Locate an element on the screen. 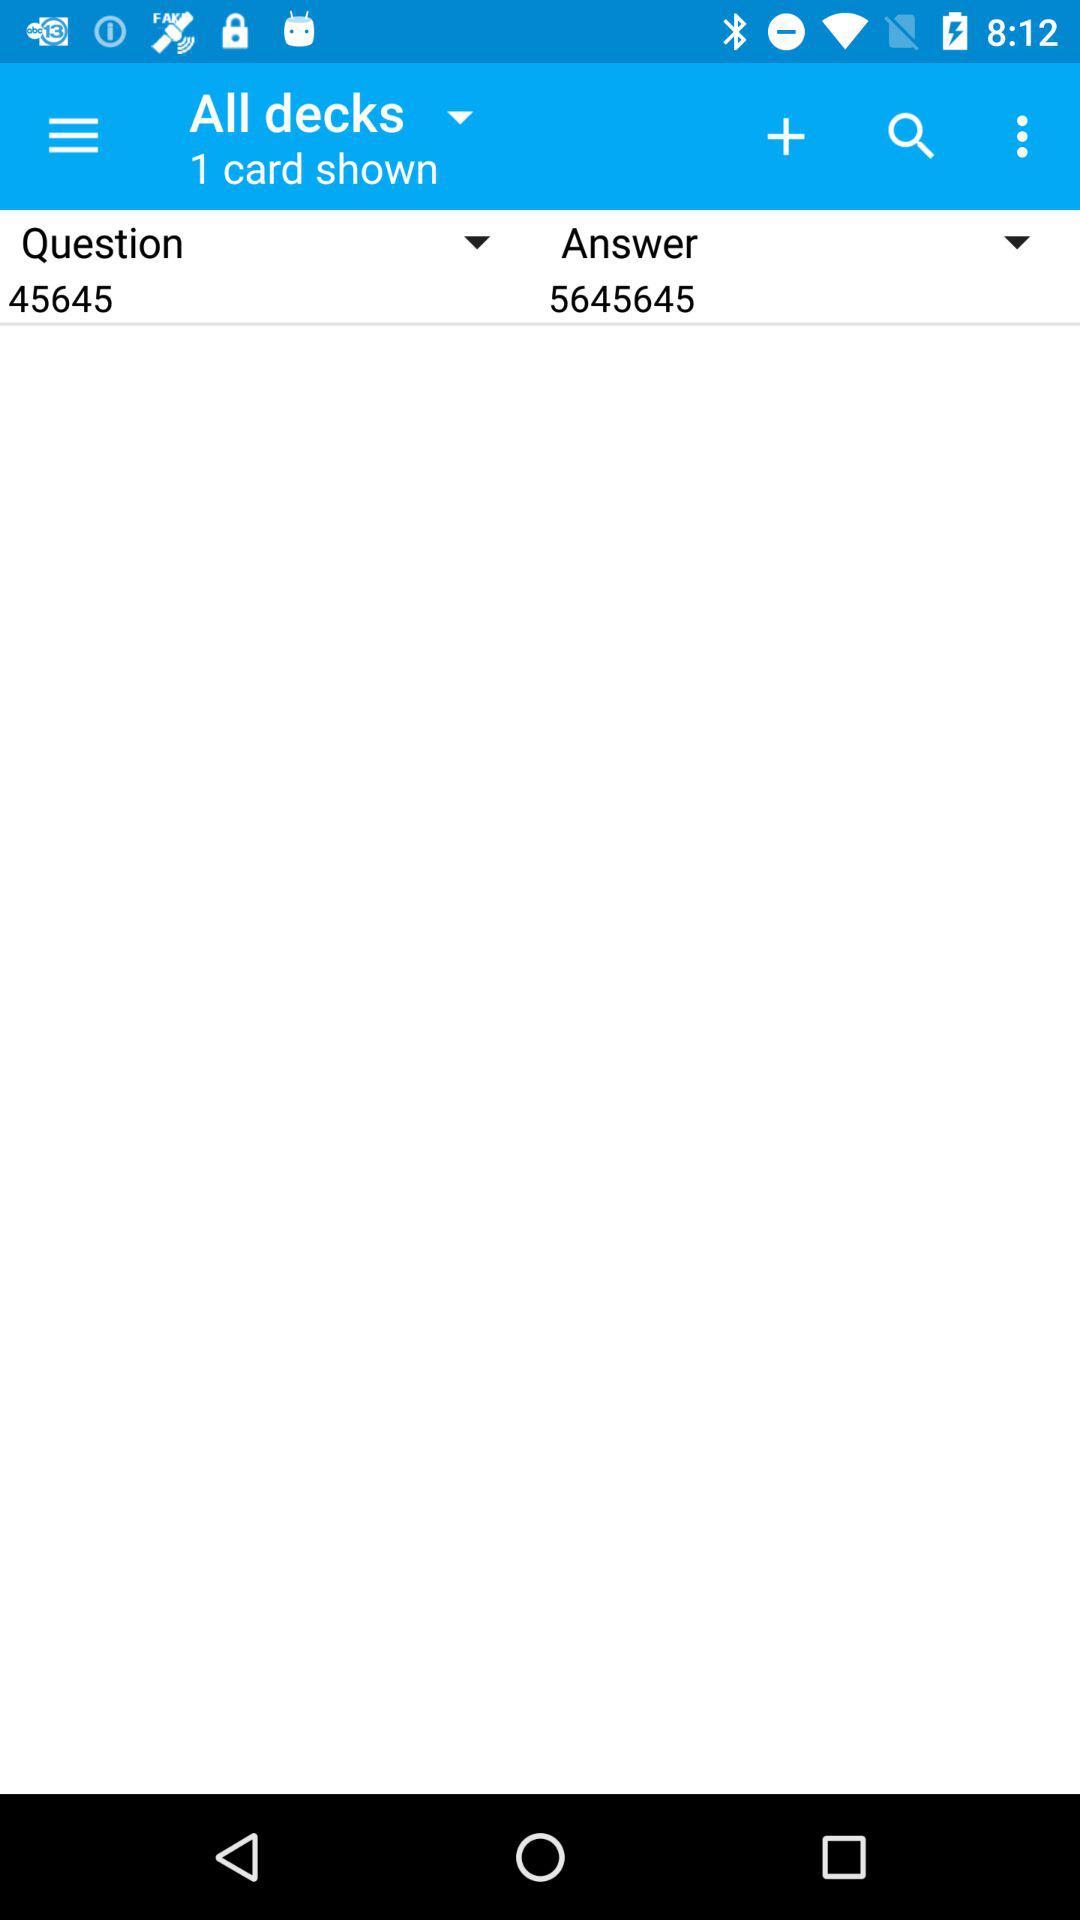 This screenshot has height=1920, width=1080. the item to the left of the all decks is located at coordinates (72, 135).